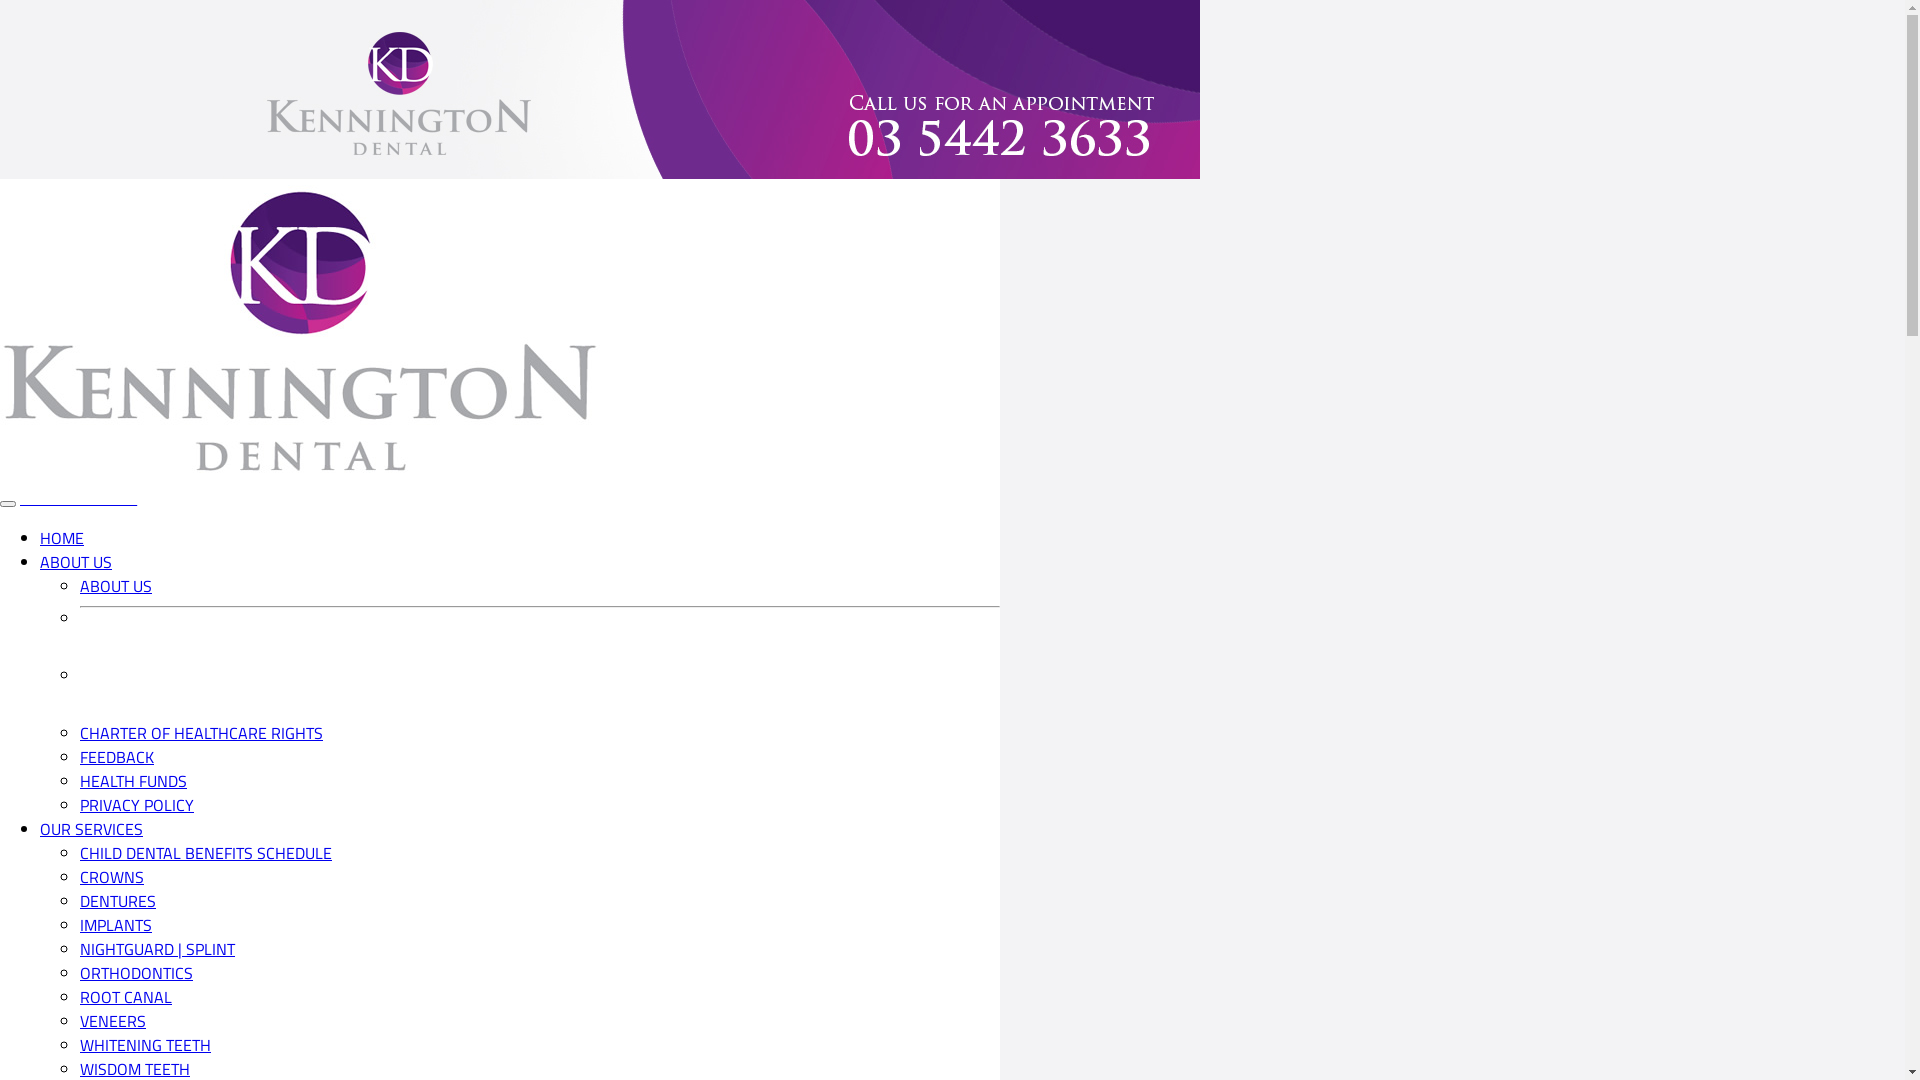  What do you see at coordinates (201, 732) in the screenshot?
I see `'CHARTER OF HEALTHCARE RIGHTS'` at bounding box center [201, 732].